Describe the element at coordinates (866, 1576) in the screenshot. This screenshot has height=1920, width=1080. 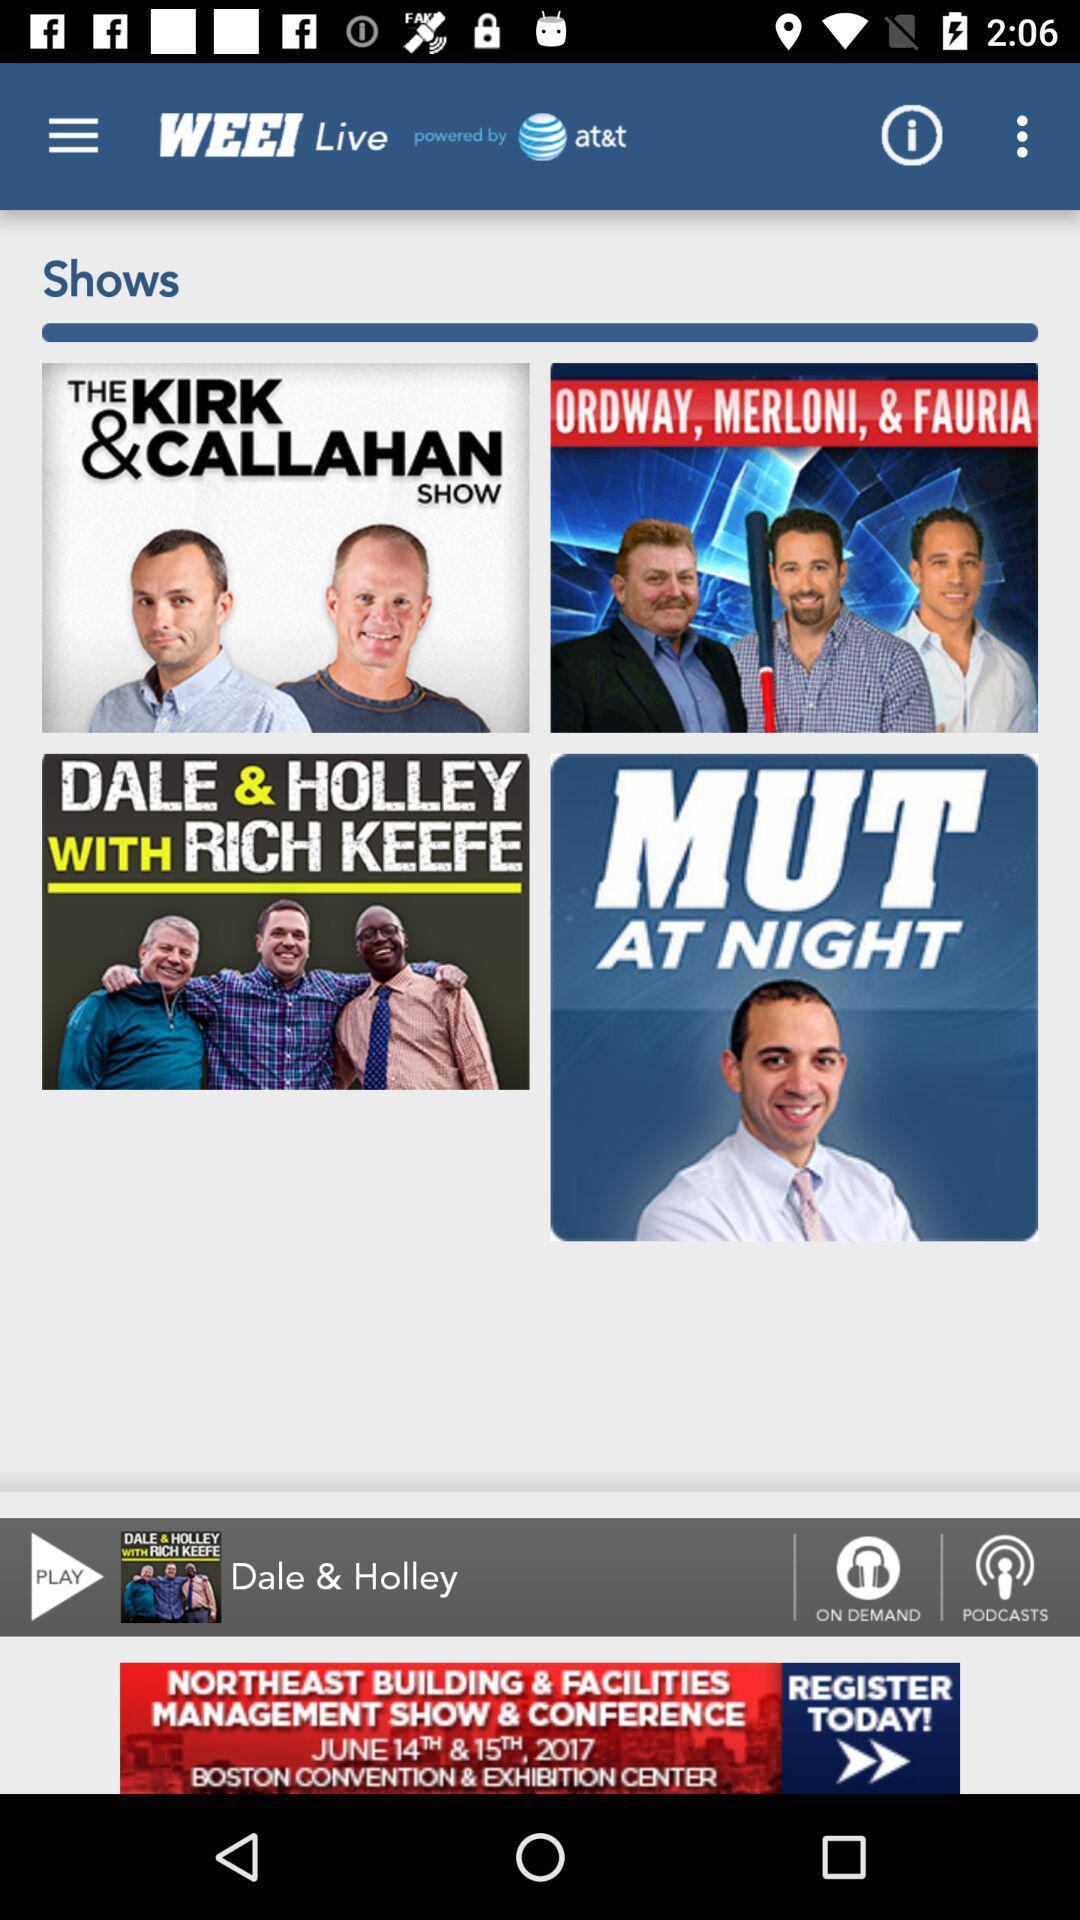
I see `the lock icon` at that location.